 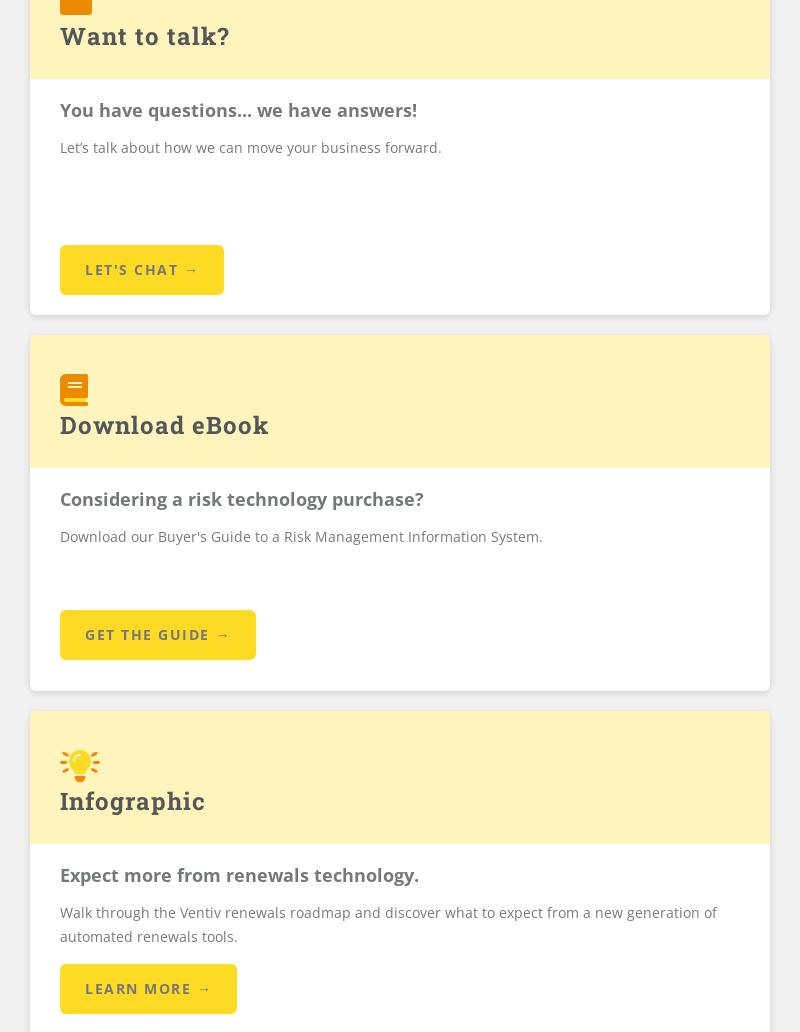 I want to click on 'You have questions... we have answers!', so click(x=237, y=110).